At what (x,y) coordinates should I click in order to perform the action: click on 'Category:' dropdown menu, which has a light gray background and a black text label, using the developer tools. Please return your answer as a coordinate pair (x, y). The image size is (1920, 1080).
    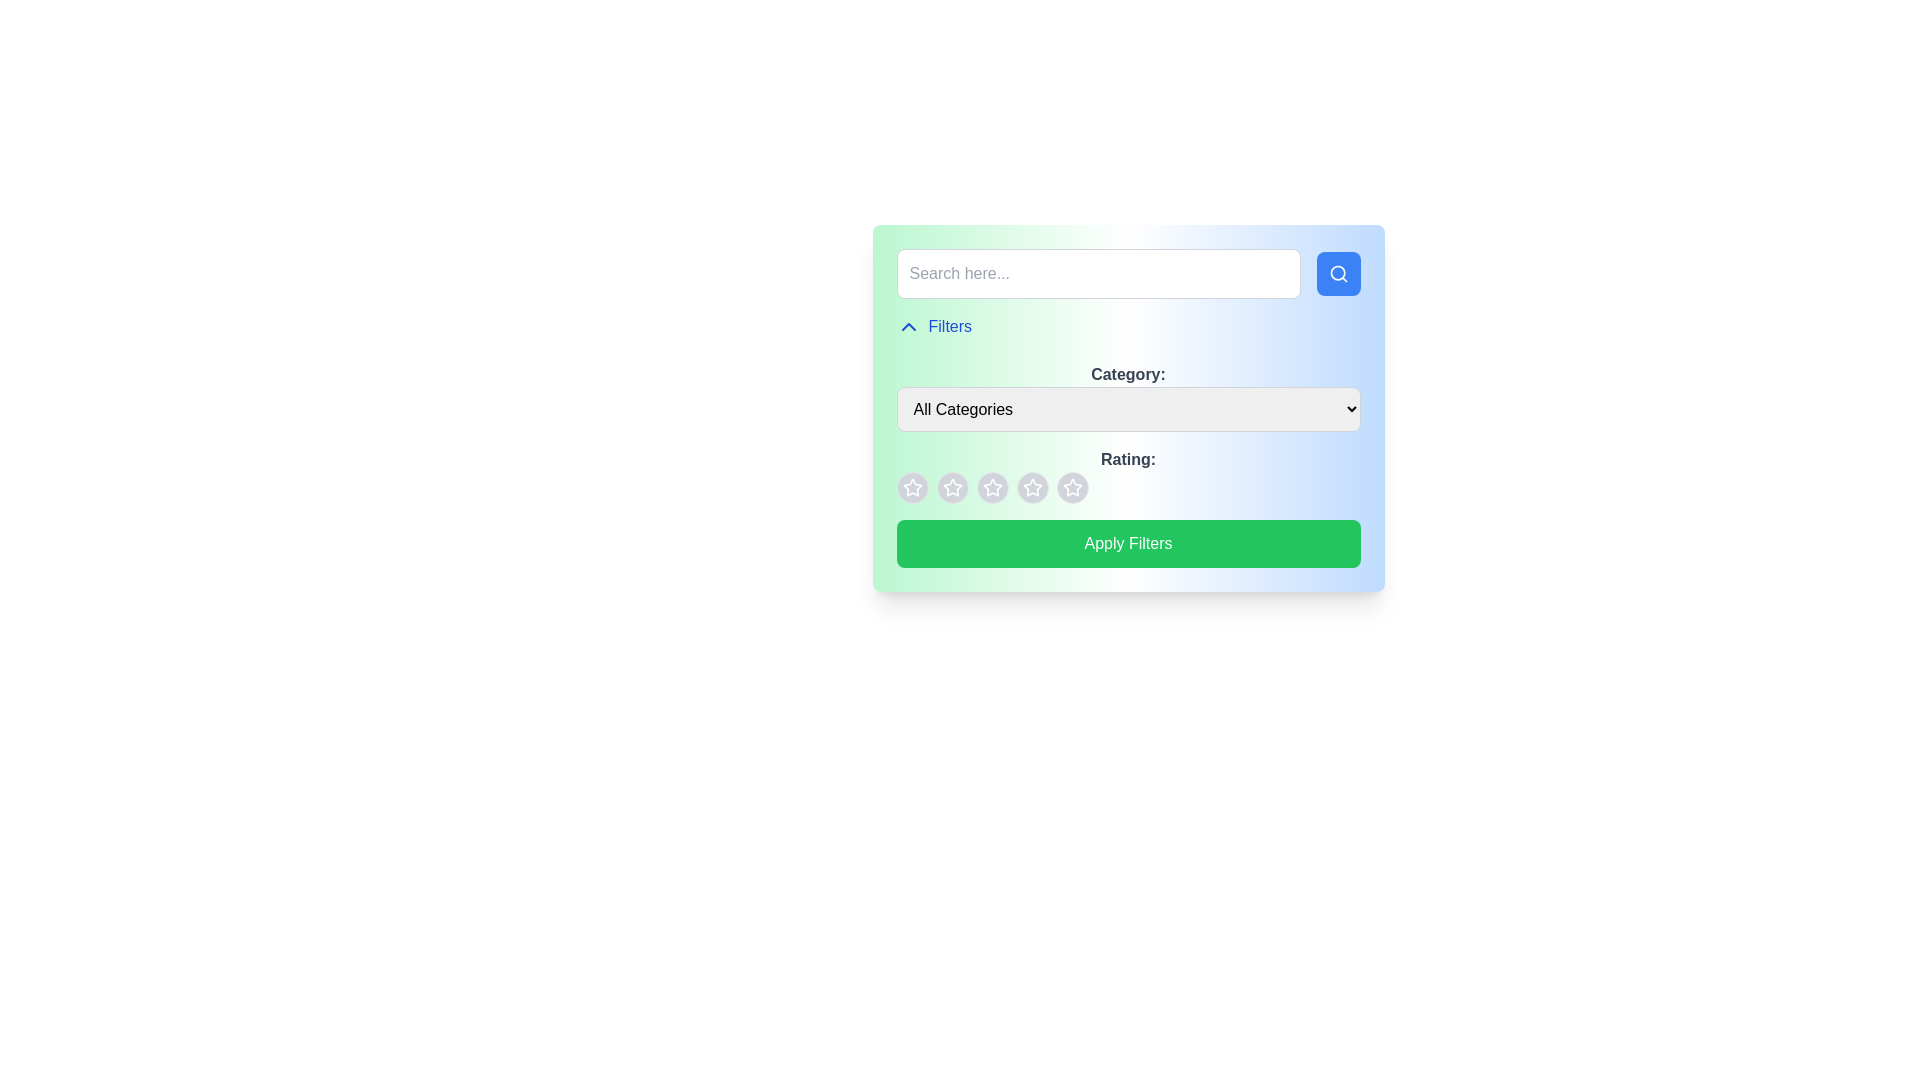
    Looking at the image, I should click on (1128, 397).